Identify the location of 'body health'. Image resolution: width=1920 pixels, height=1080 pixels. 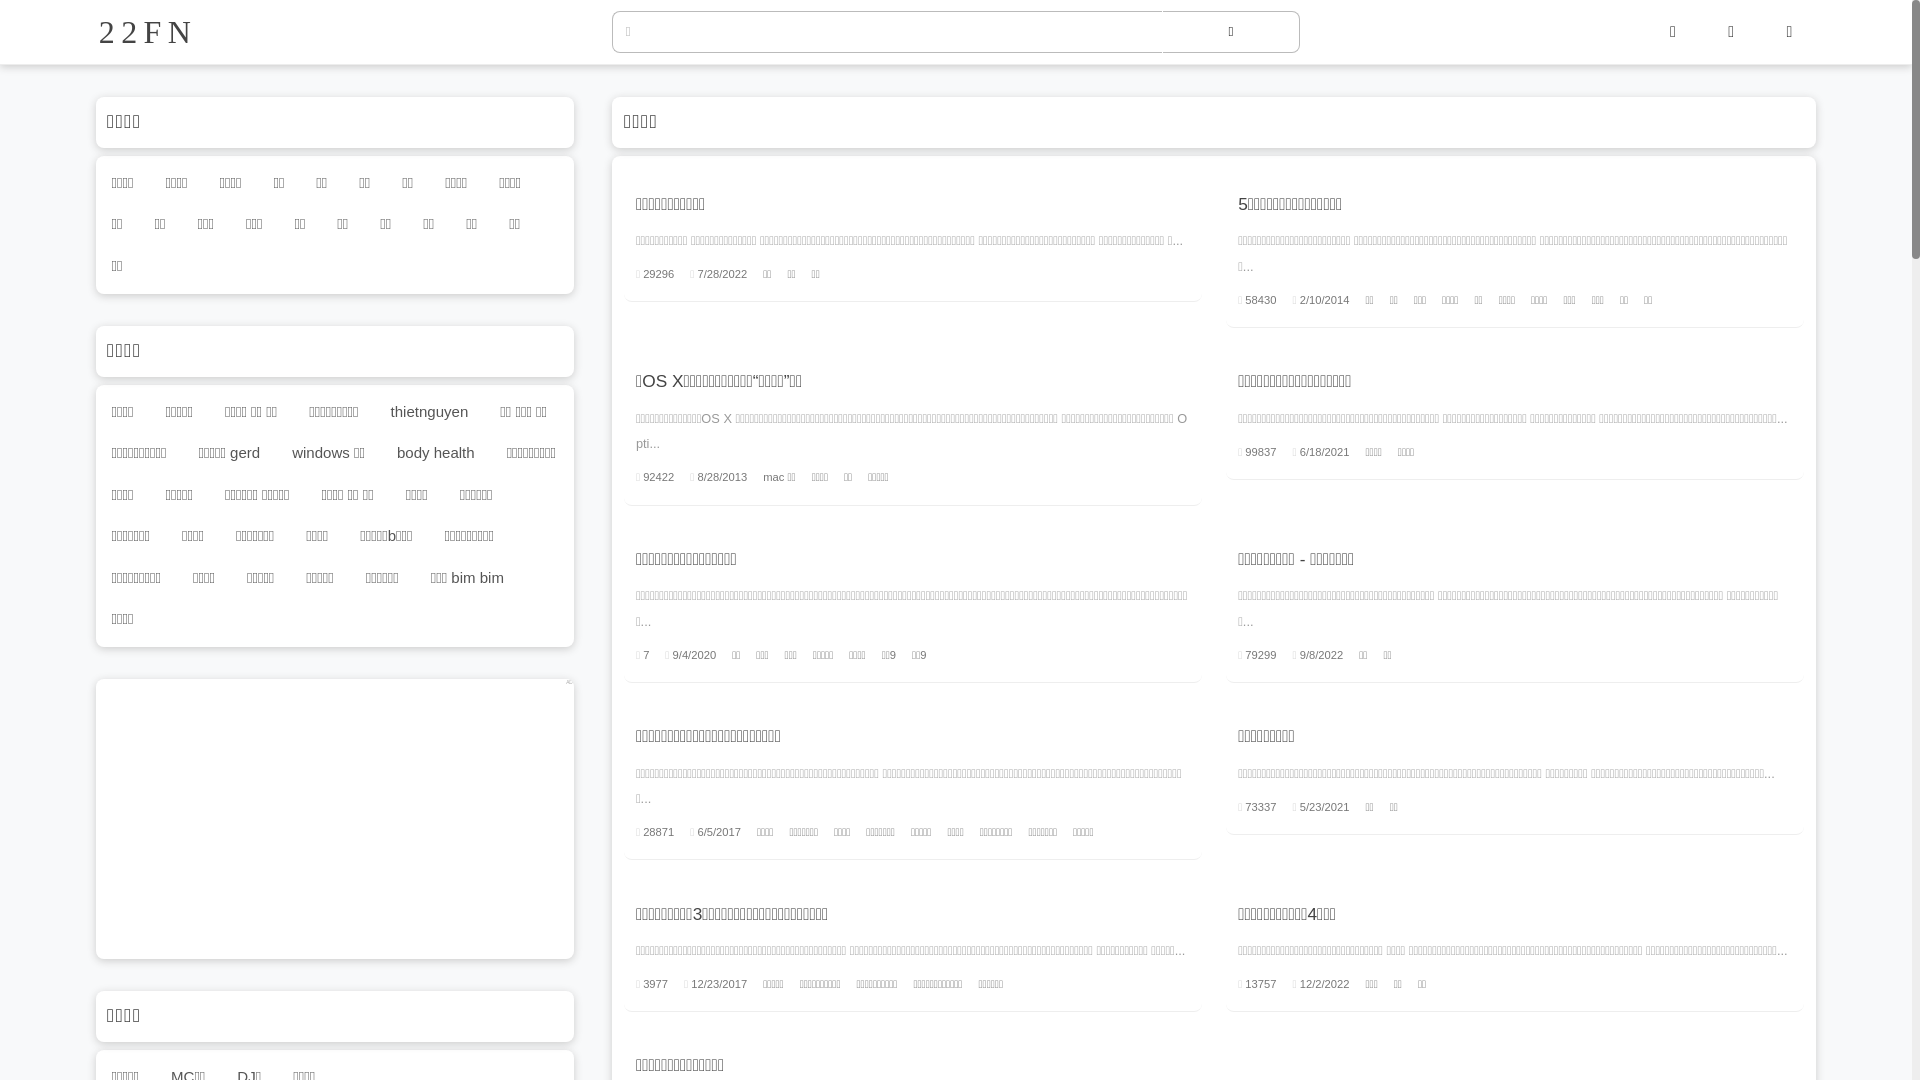
(434, 453).